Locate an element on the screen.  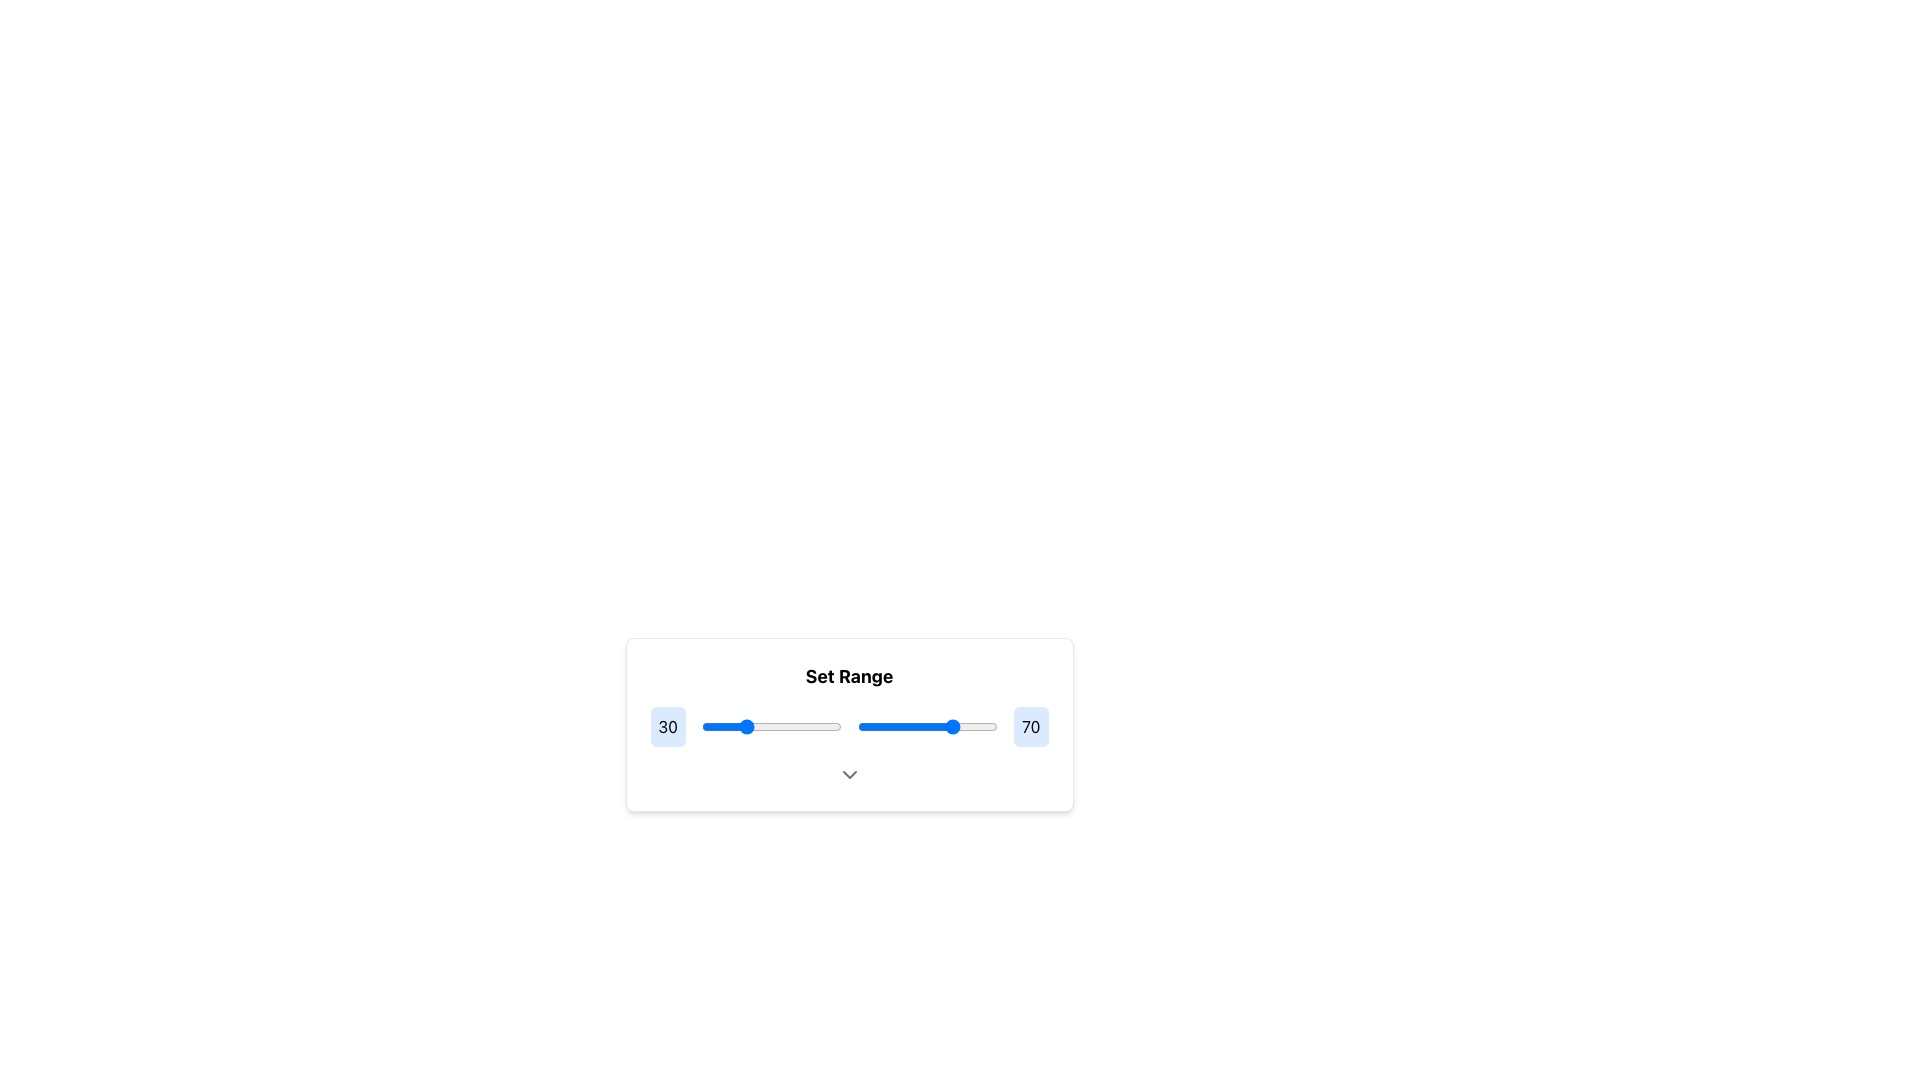
the slider value is located at coordinates (968, 726).